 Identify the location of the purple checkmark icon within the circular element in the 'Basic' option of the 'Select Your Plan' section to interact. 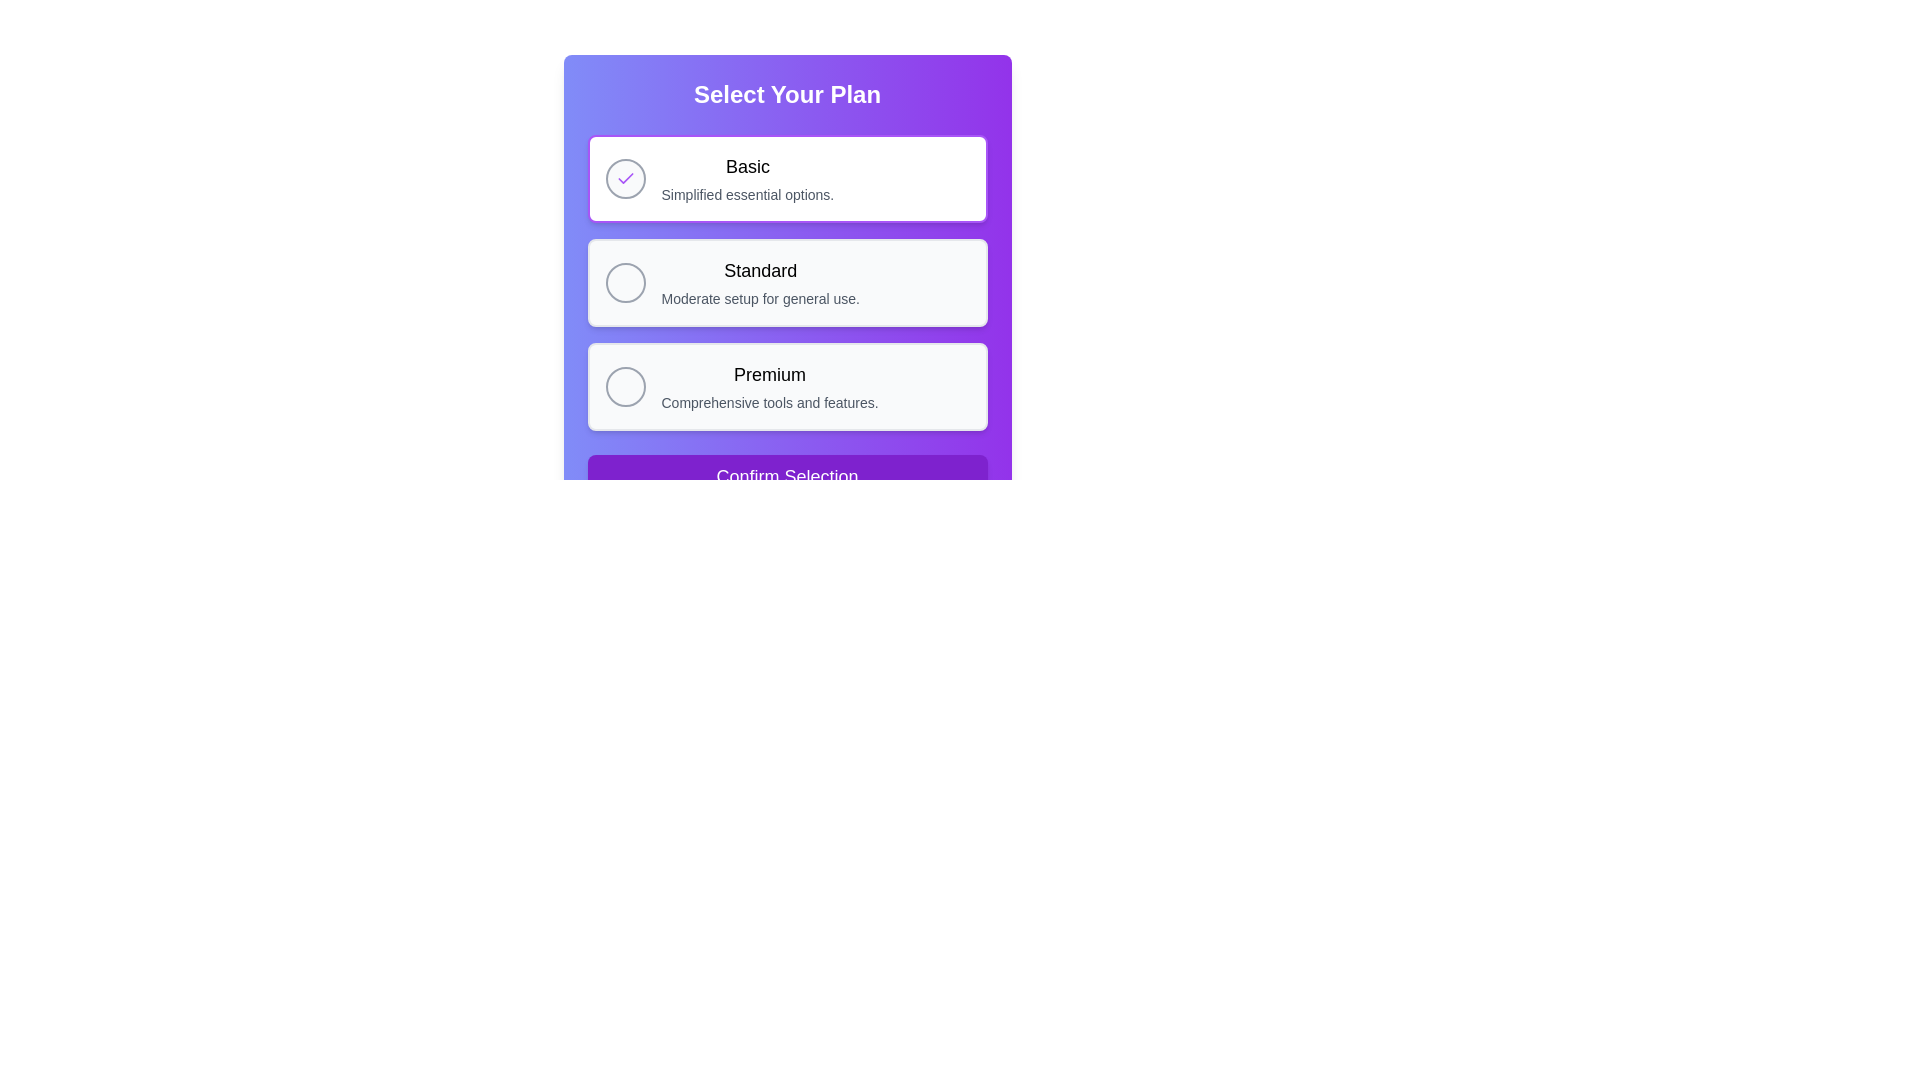
(624, 177).